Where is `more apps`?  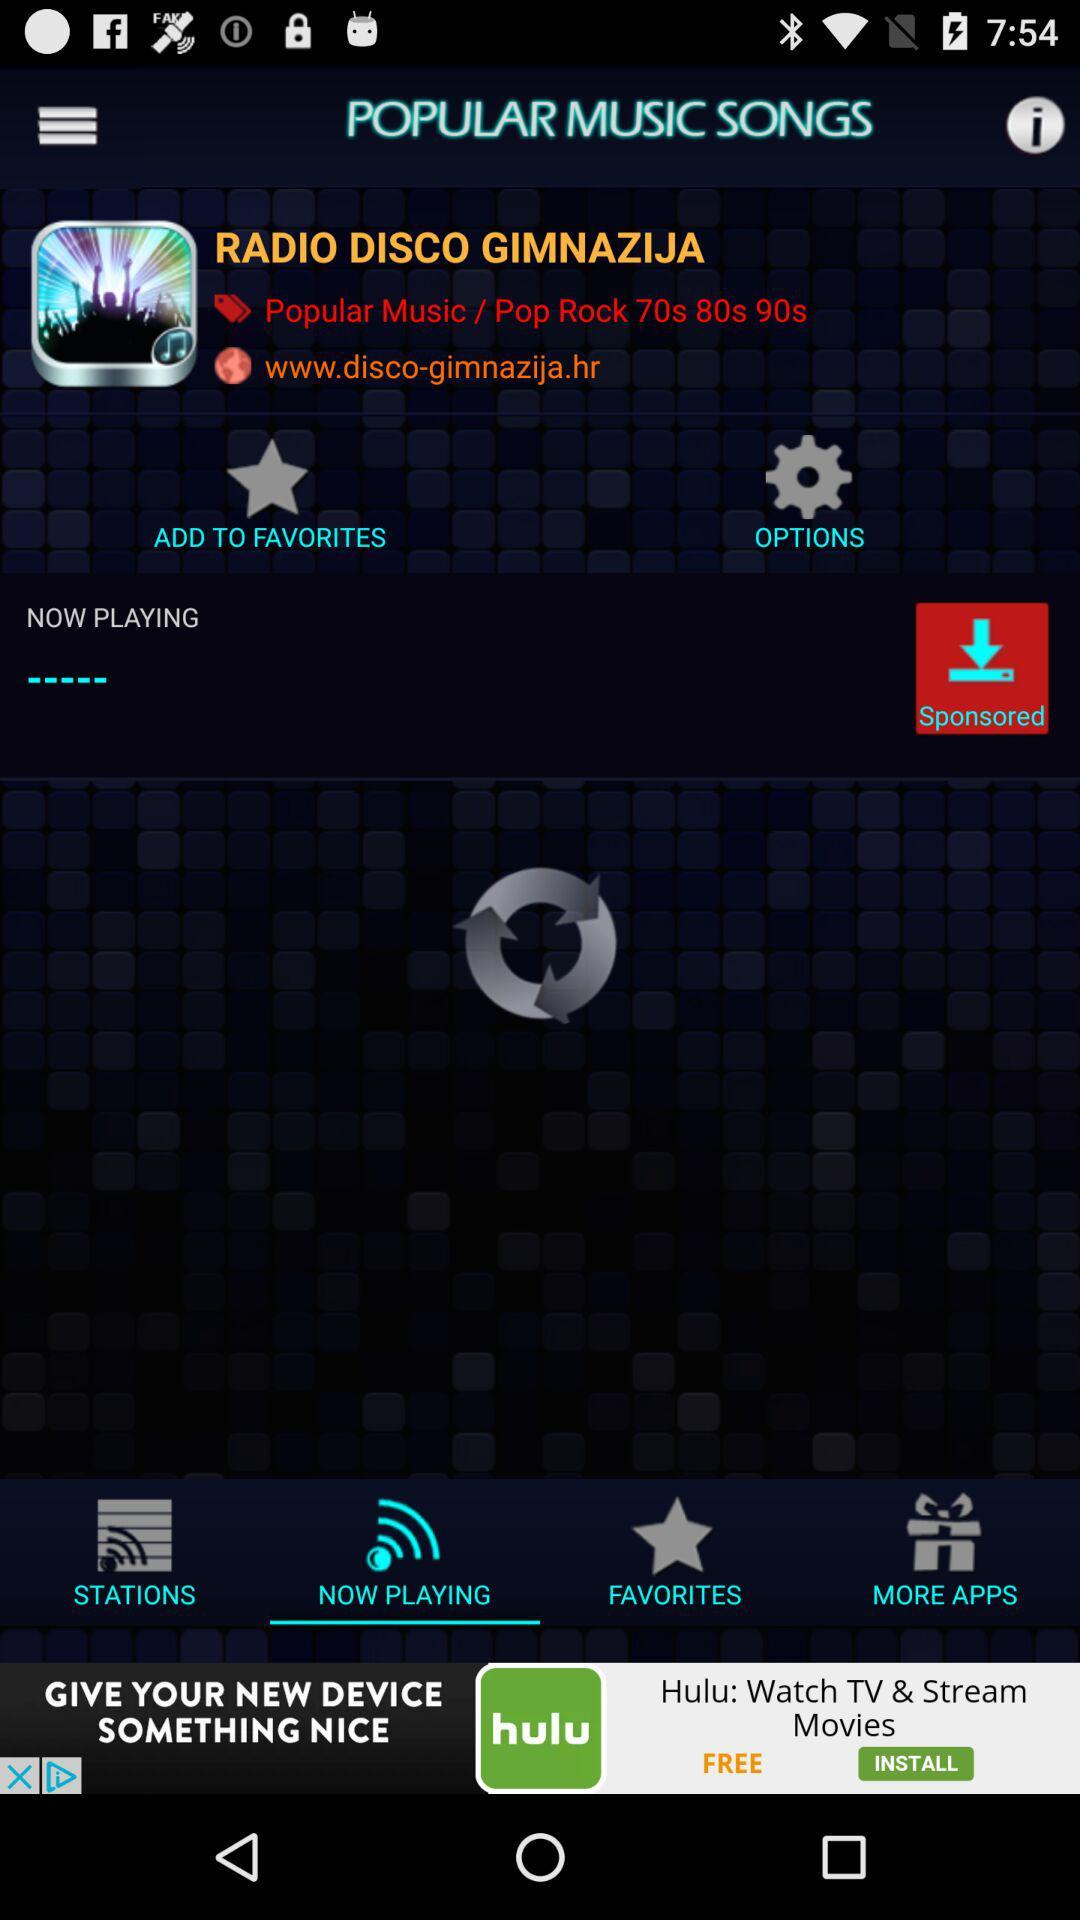 more apps is located at coordinates (945, 1558).